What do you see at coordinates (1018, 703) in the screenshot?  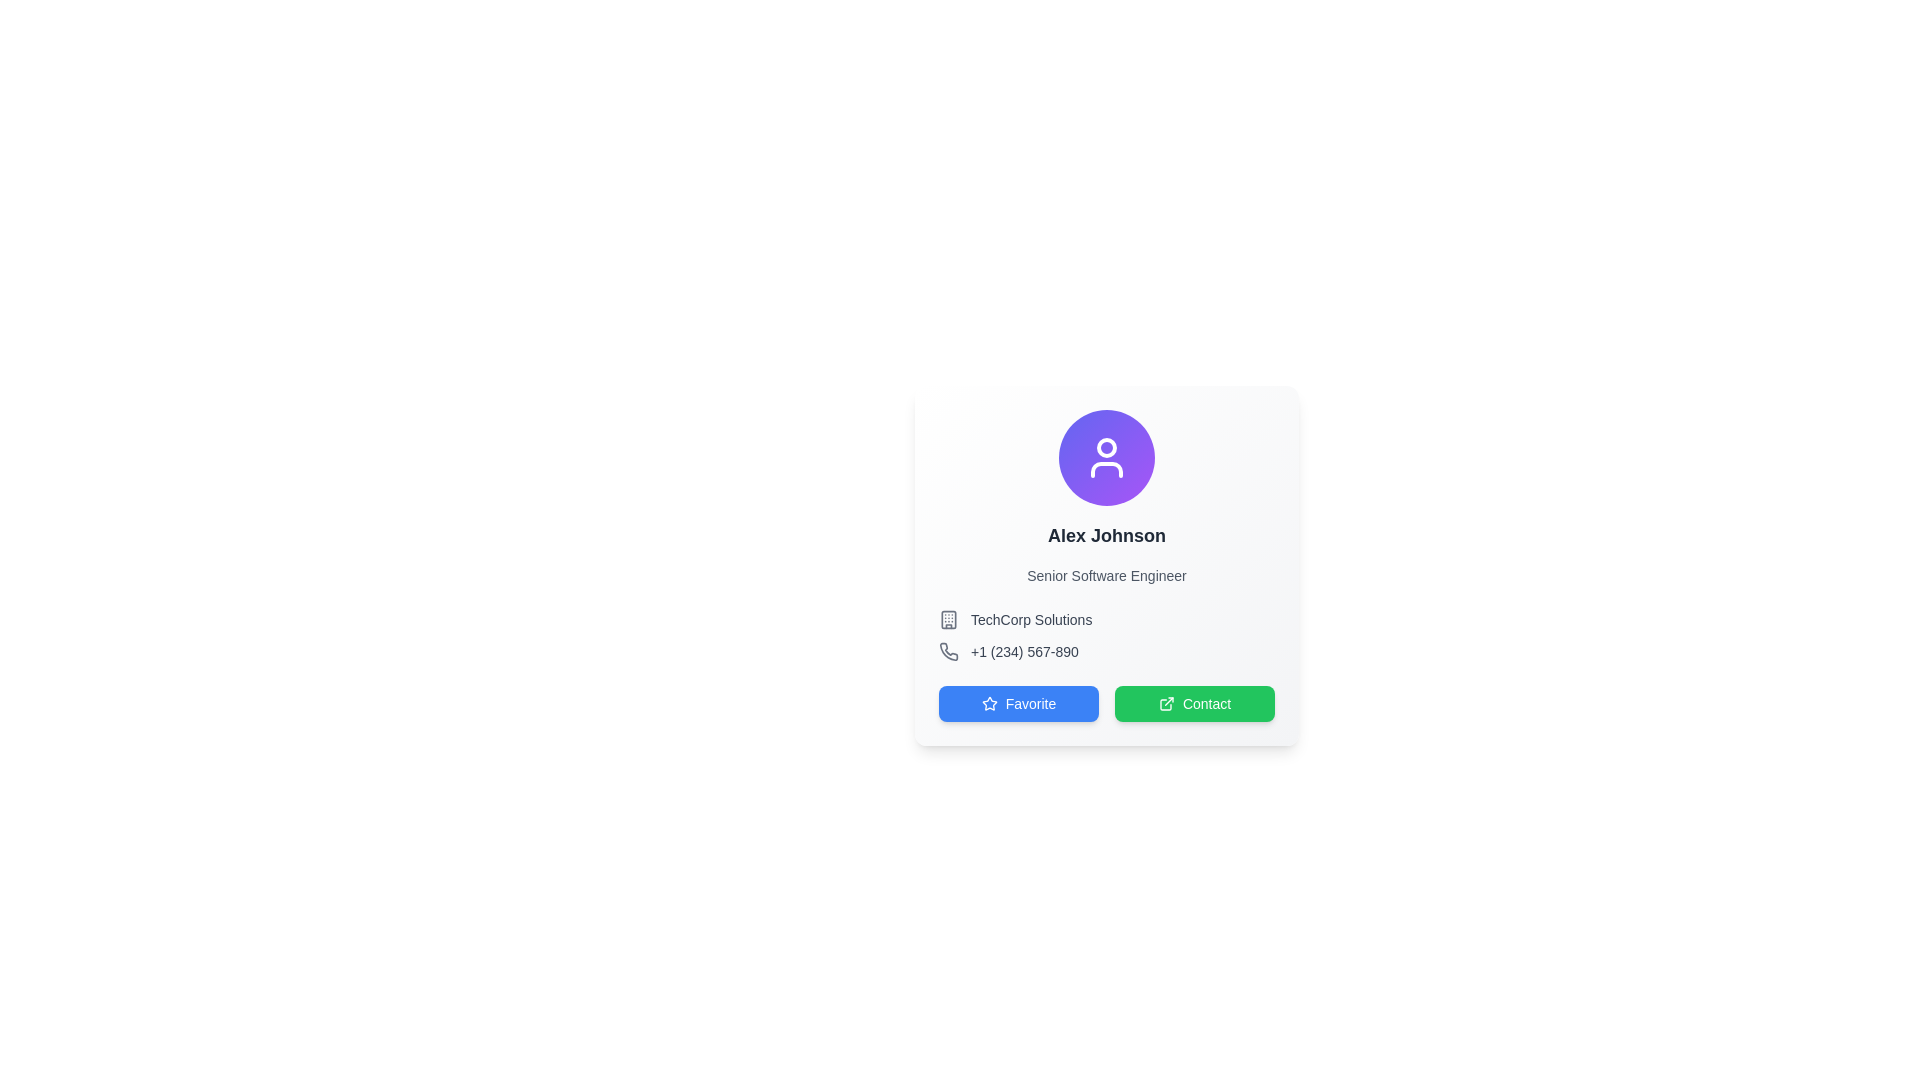 I see `the 'Favorite' button, which is a rectangular button with a blue background, white text, and a star icon on the left side, located below the contact details of 'Alex Johnson'` at bounding box center [1018, 703].